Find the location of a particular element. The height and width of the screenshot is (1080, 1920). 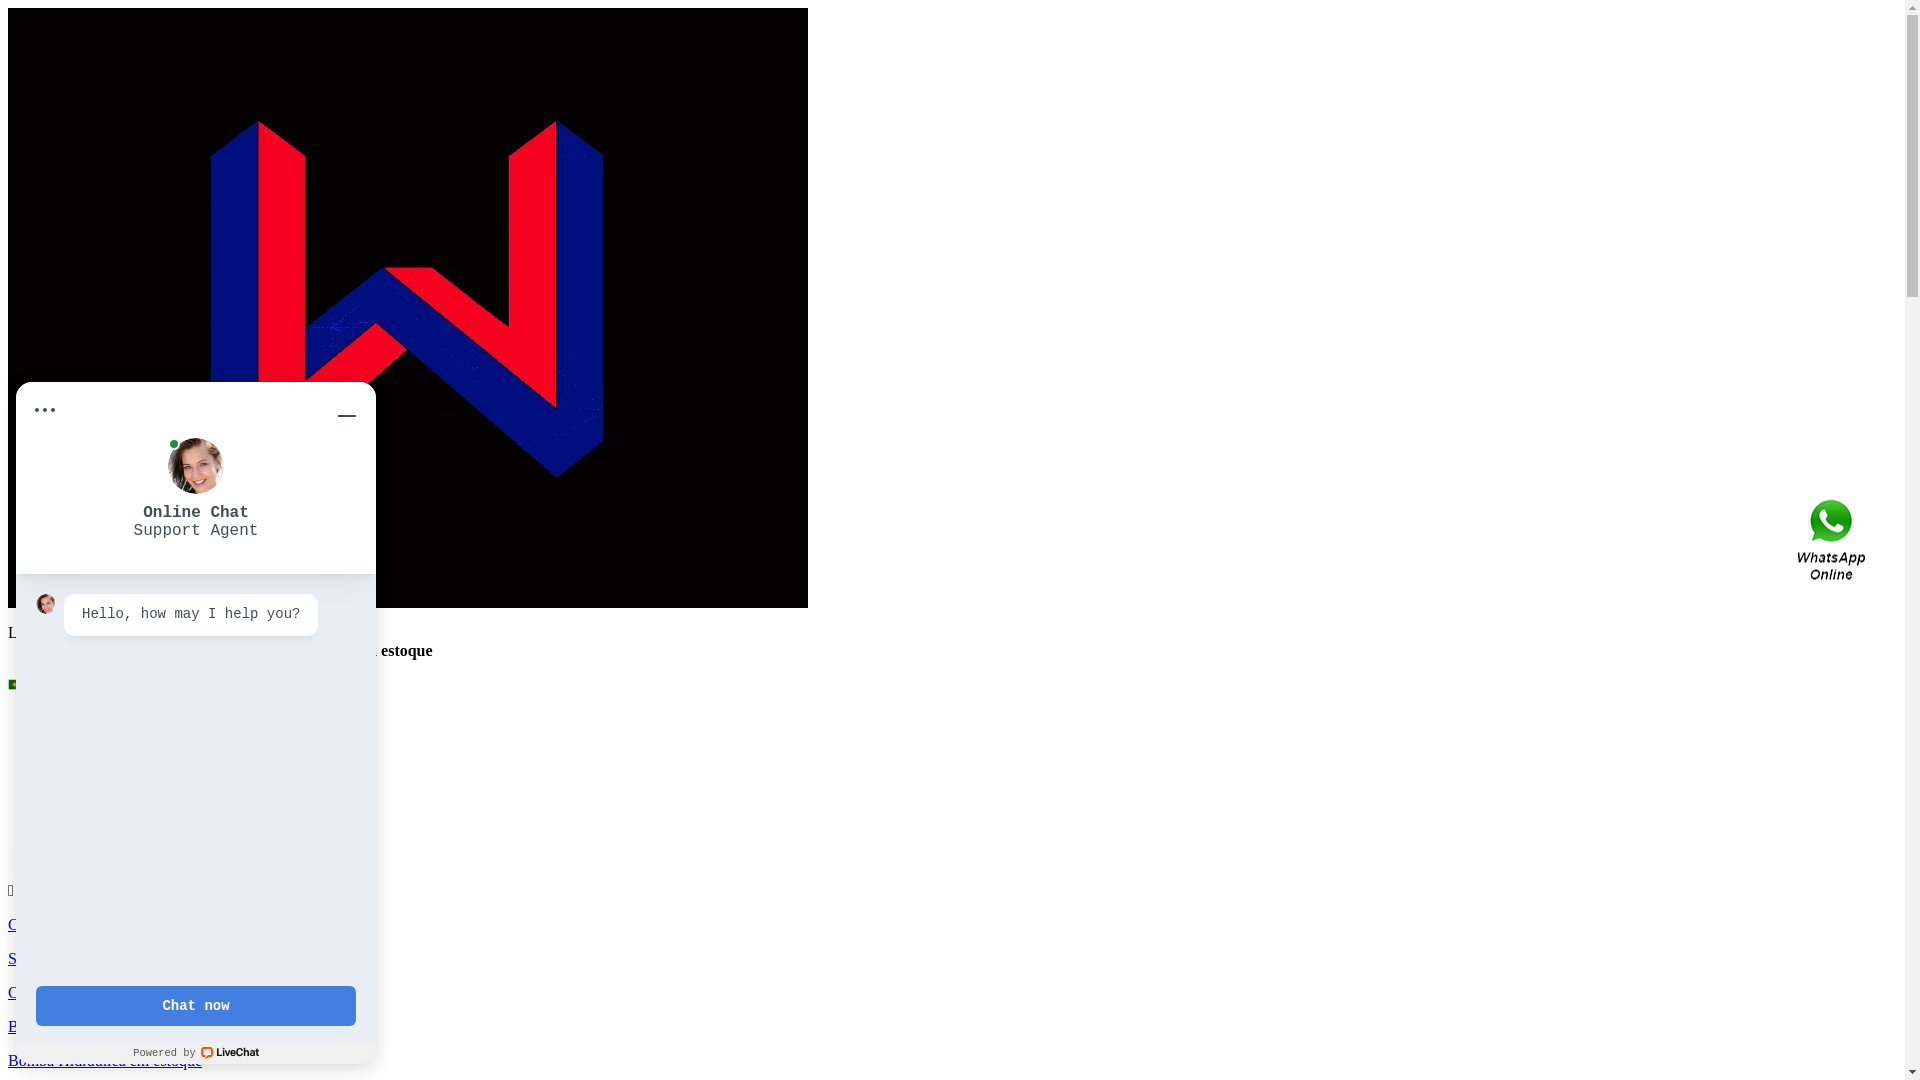

'Bombas de Engrenagem' is located at coordinates (124, 807).